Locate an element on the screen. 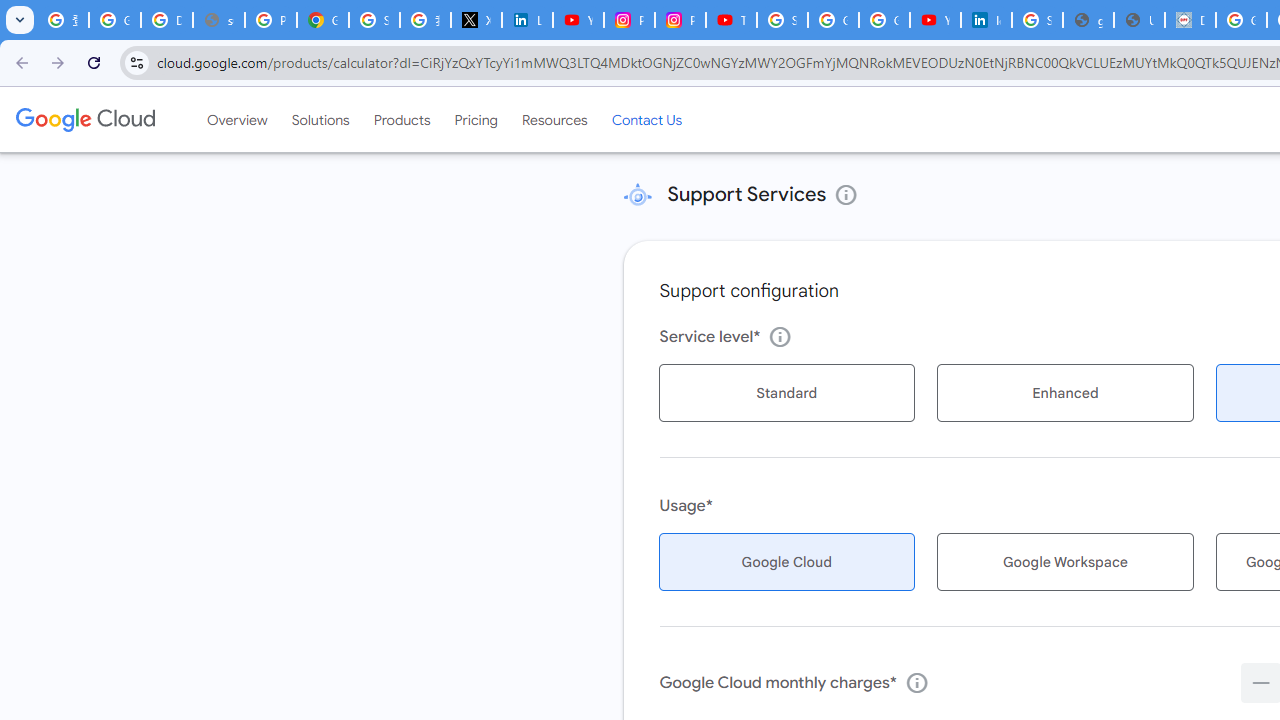 This screenshot has height=720, width=1280. 'Contact Us' is located at coordinates (647, 119).